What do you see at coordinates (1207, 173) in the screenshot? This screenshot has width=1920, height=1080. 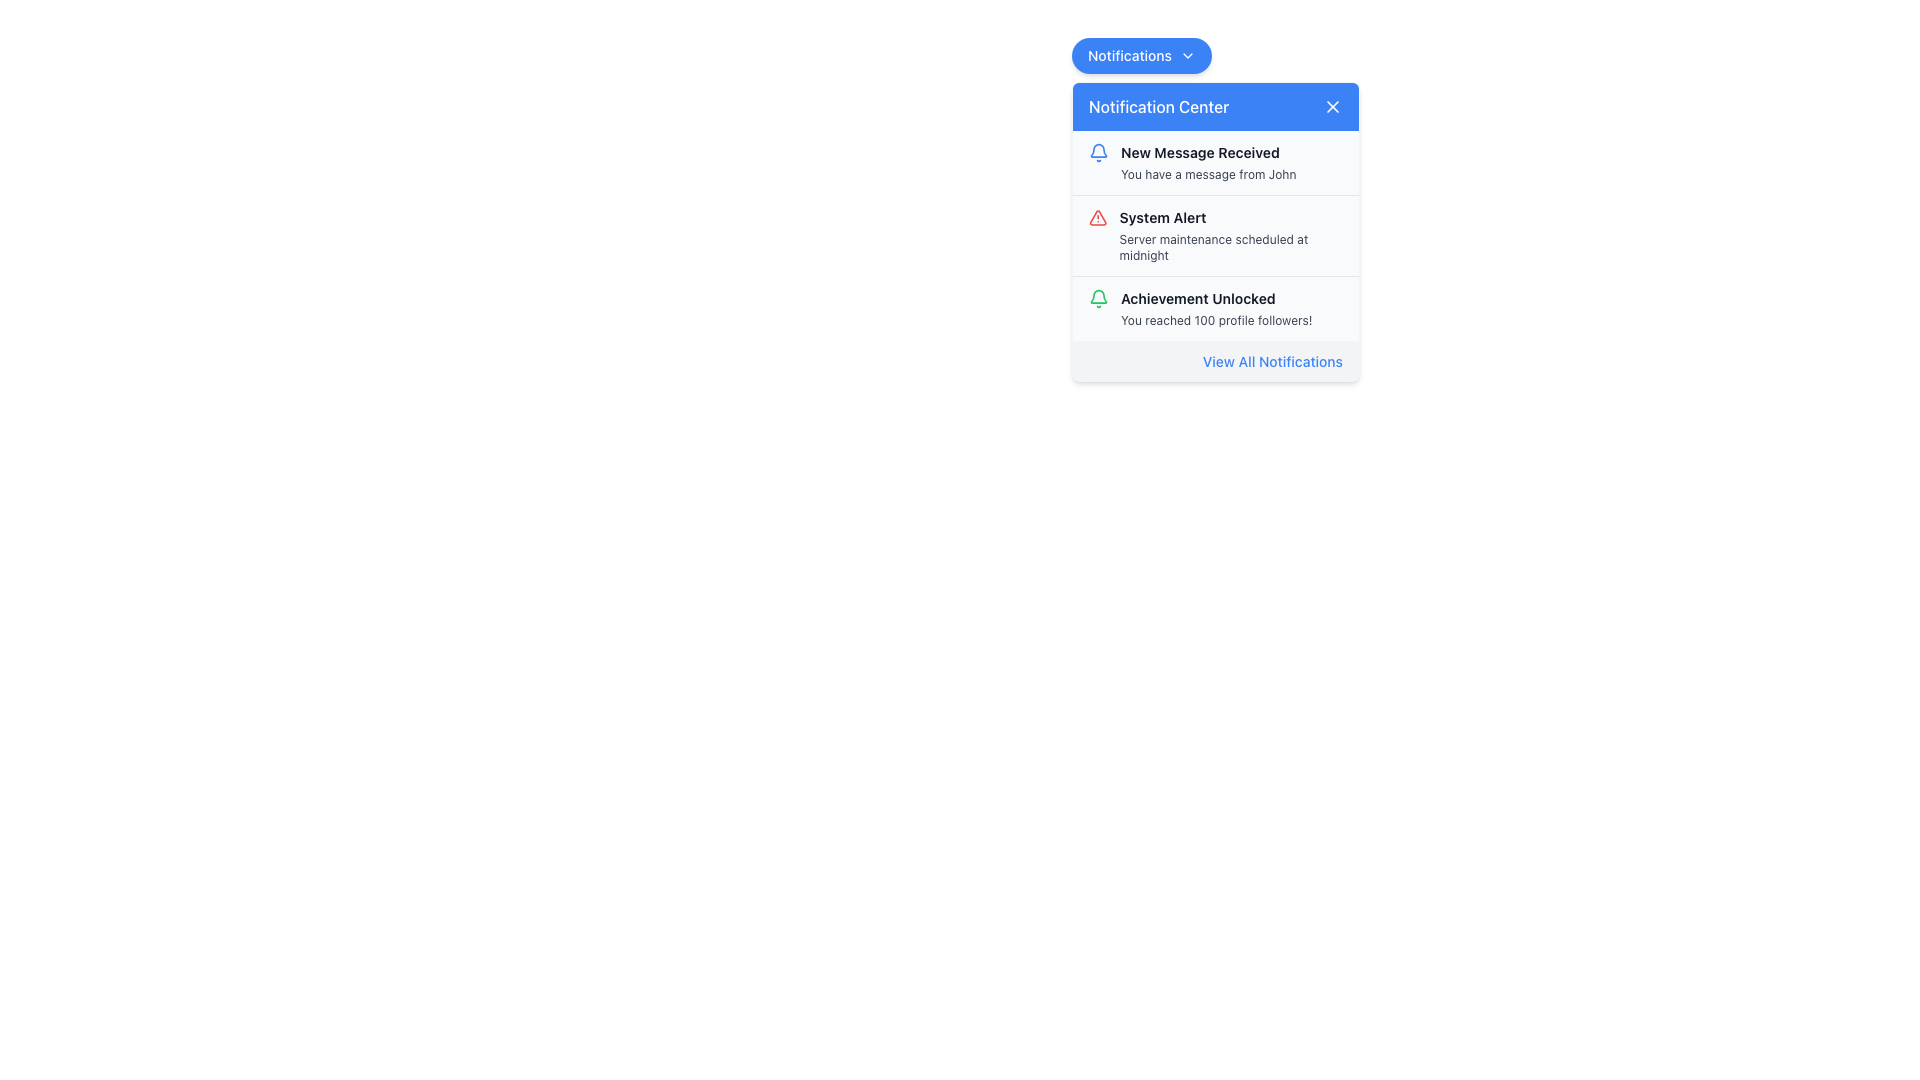 I see `the descriptive text element that provides additional detail for the 'New Message Received' notification, located directly underneath the title in the first notification card` at bounding box center [1207, 173].